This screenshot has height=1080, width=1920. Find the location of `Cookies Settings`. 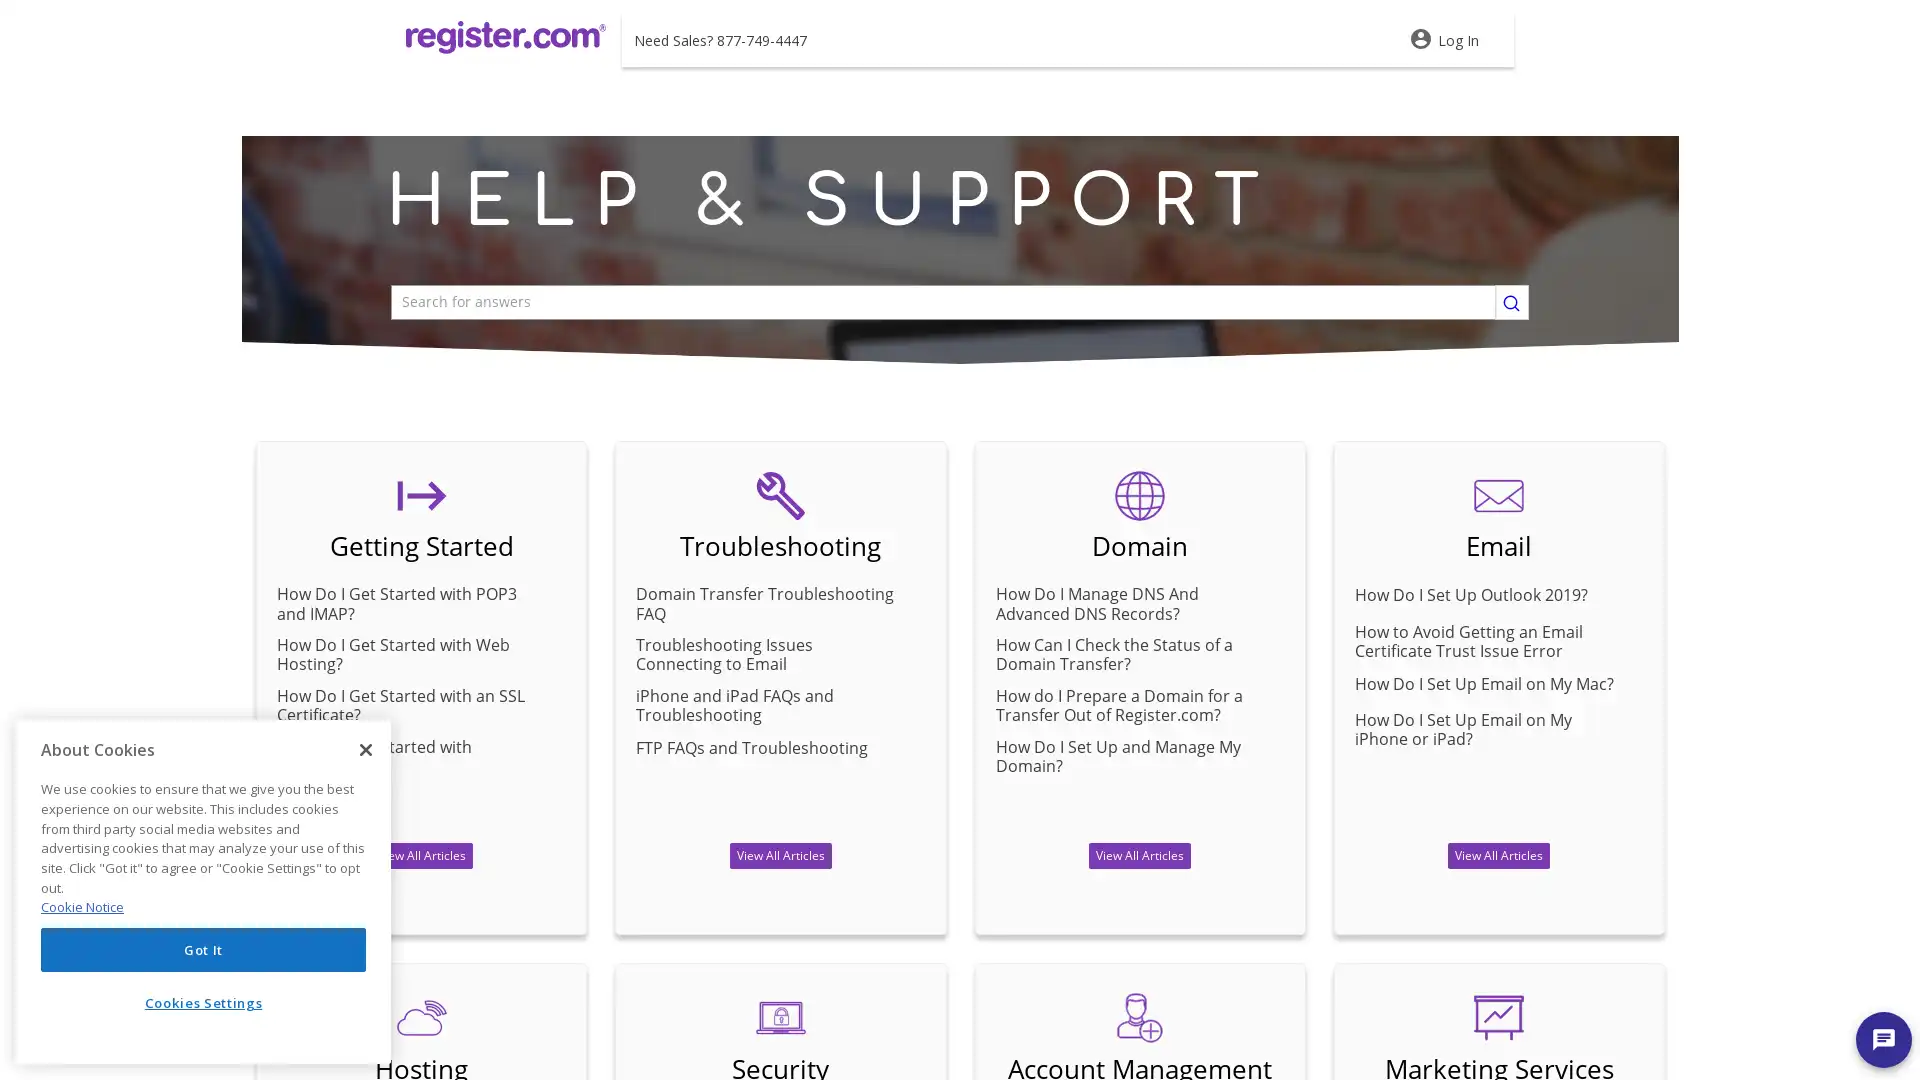

Cookies Settings is located at coordinates (203, 1002).